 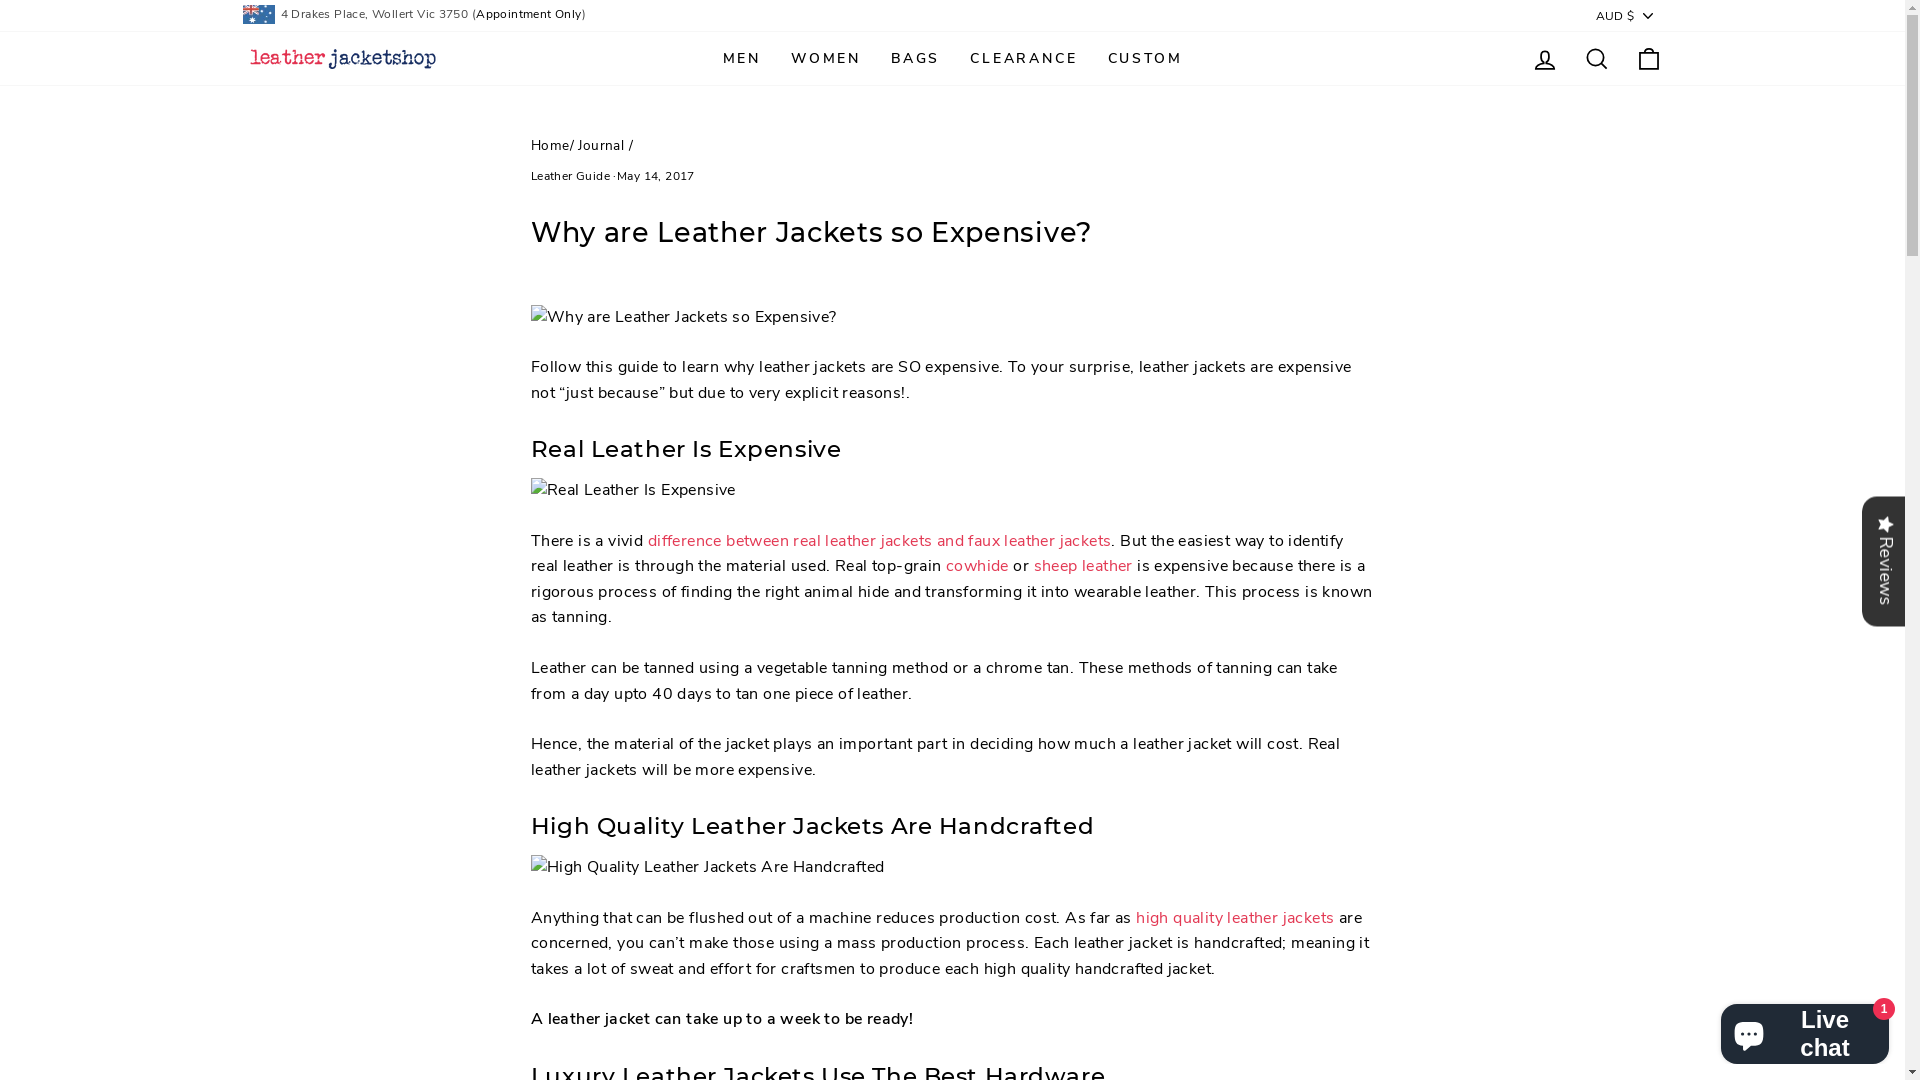 What do you see at coordinates (1144, 57) in the screenshot?
I see `'CUSTOM'` at bounding box center [1144, 57].